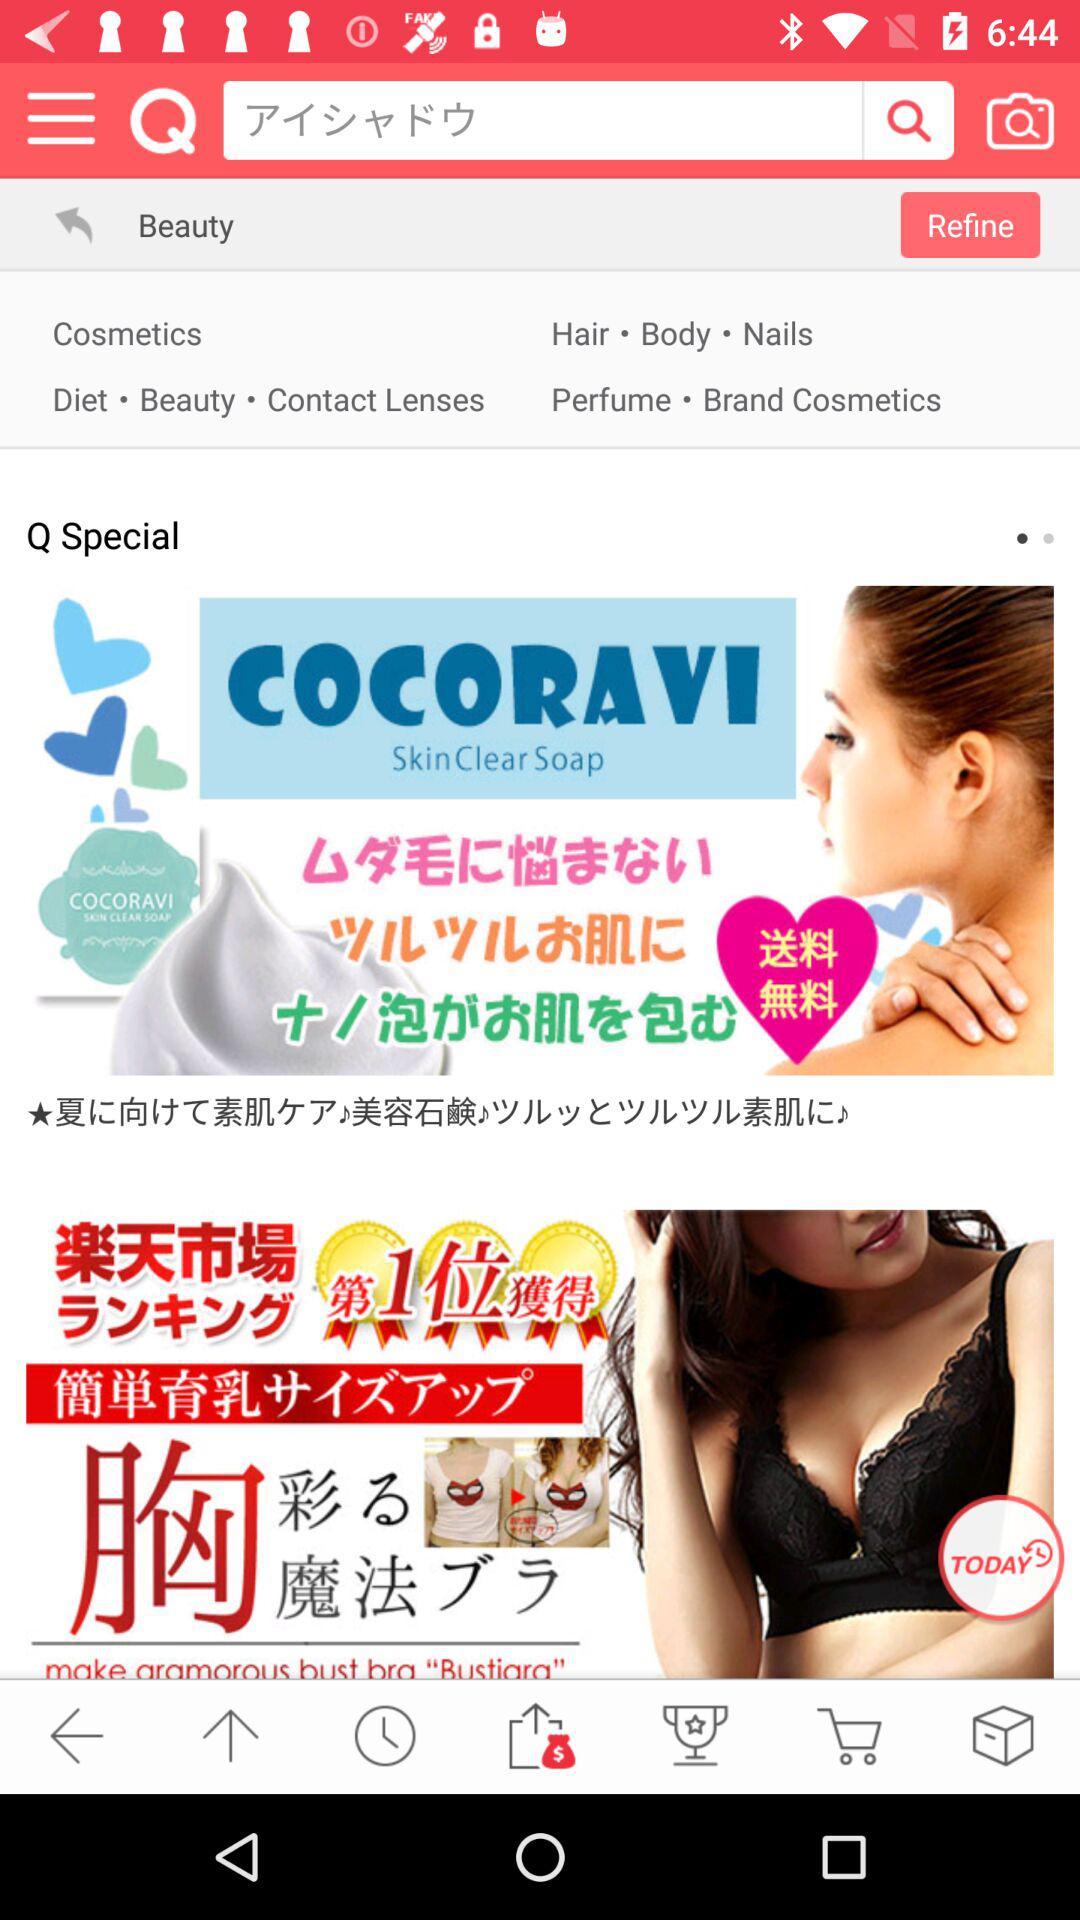  I want to click on asking today option, so click(1001, 1559).